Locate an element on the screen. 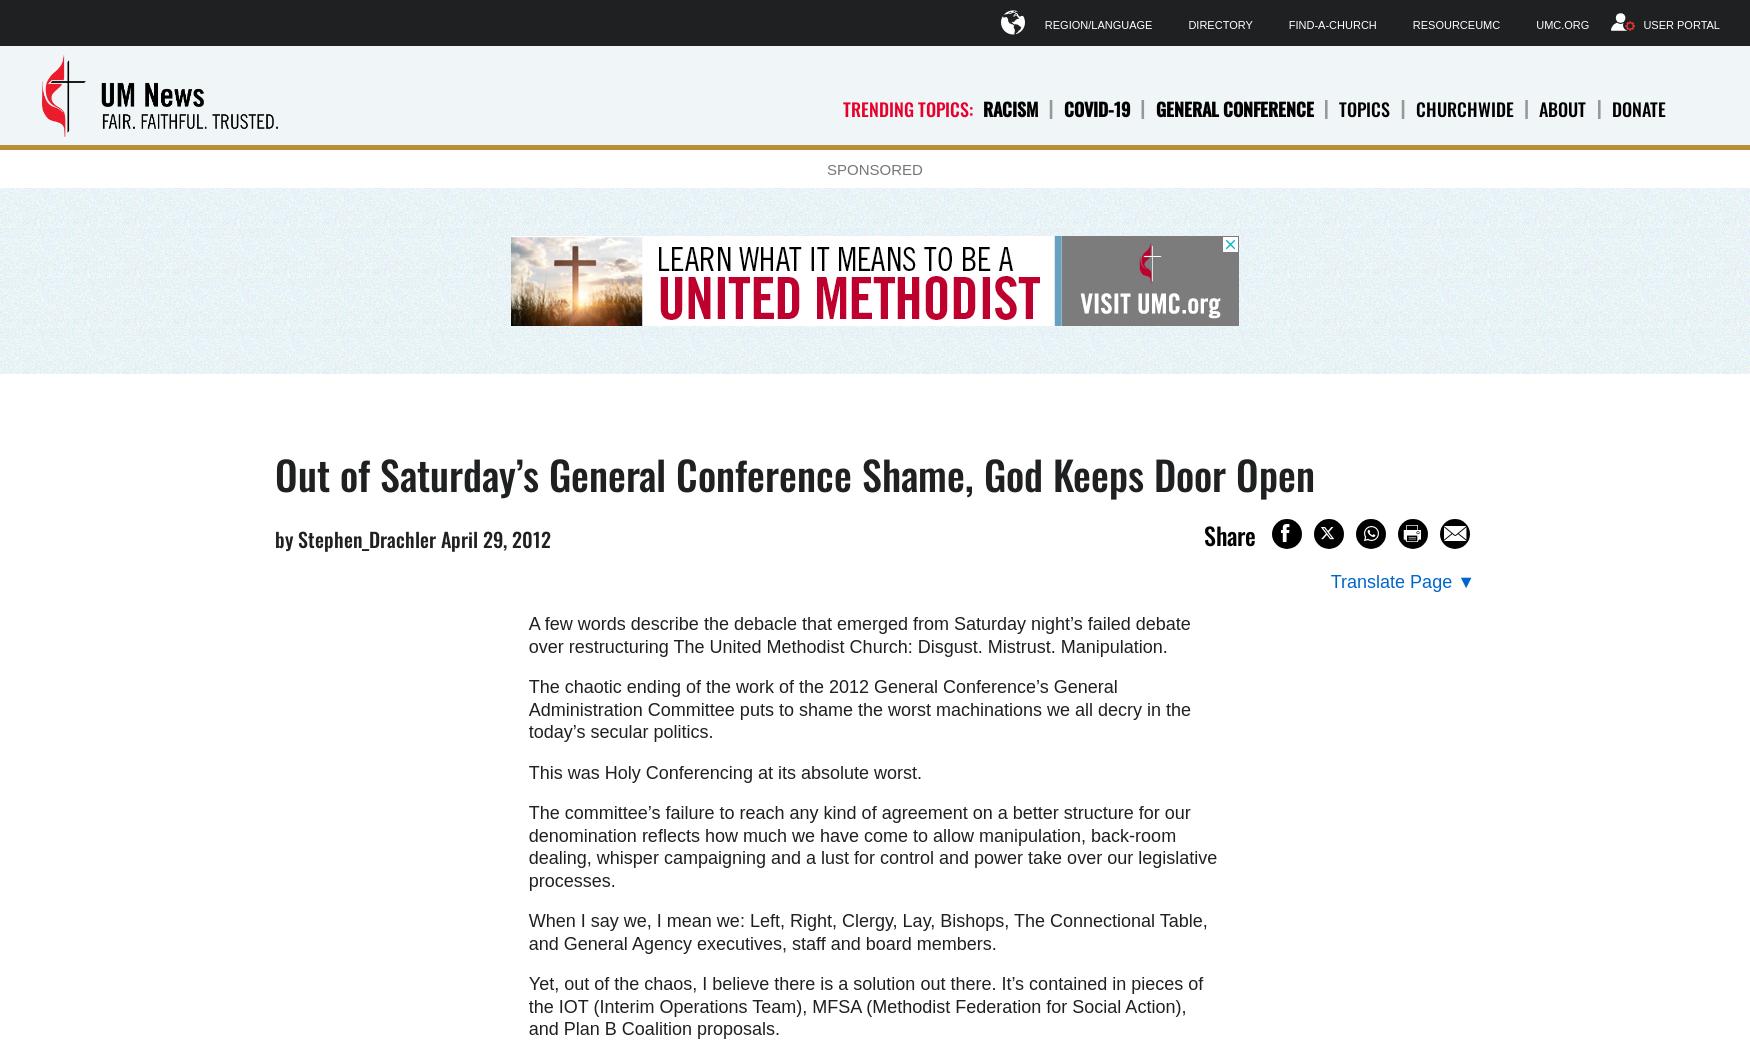 This screenshot has width=1750, height=1055. 'Trending Topics:' is located at coordinates (907, 107).